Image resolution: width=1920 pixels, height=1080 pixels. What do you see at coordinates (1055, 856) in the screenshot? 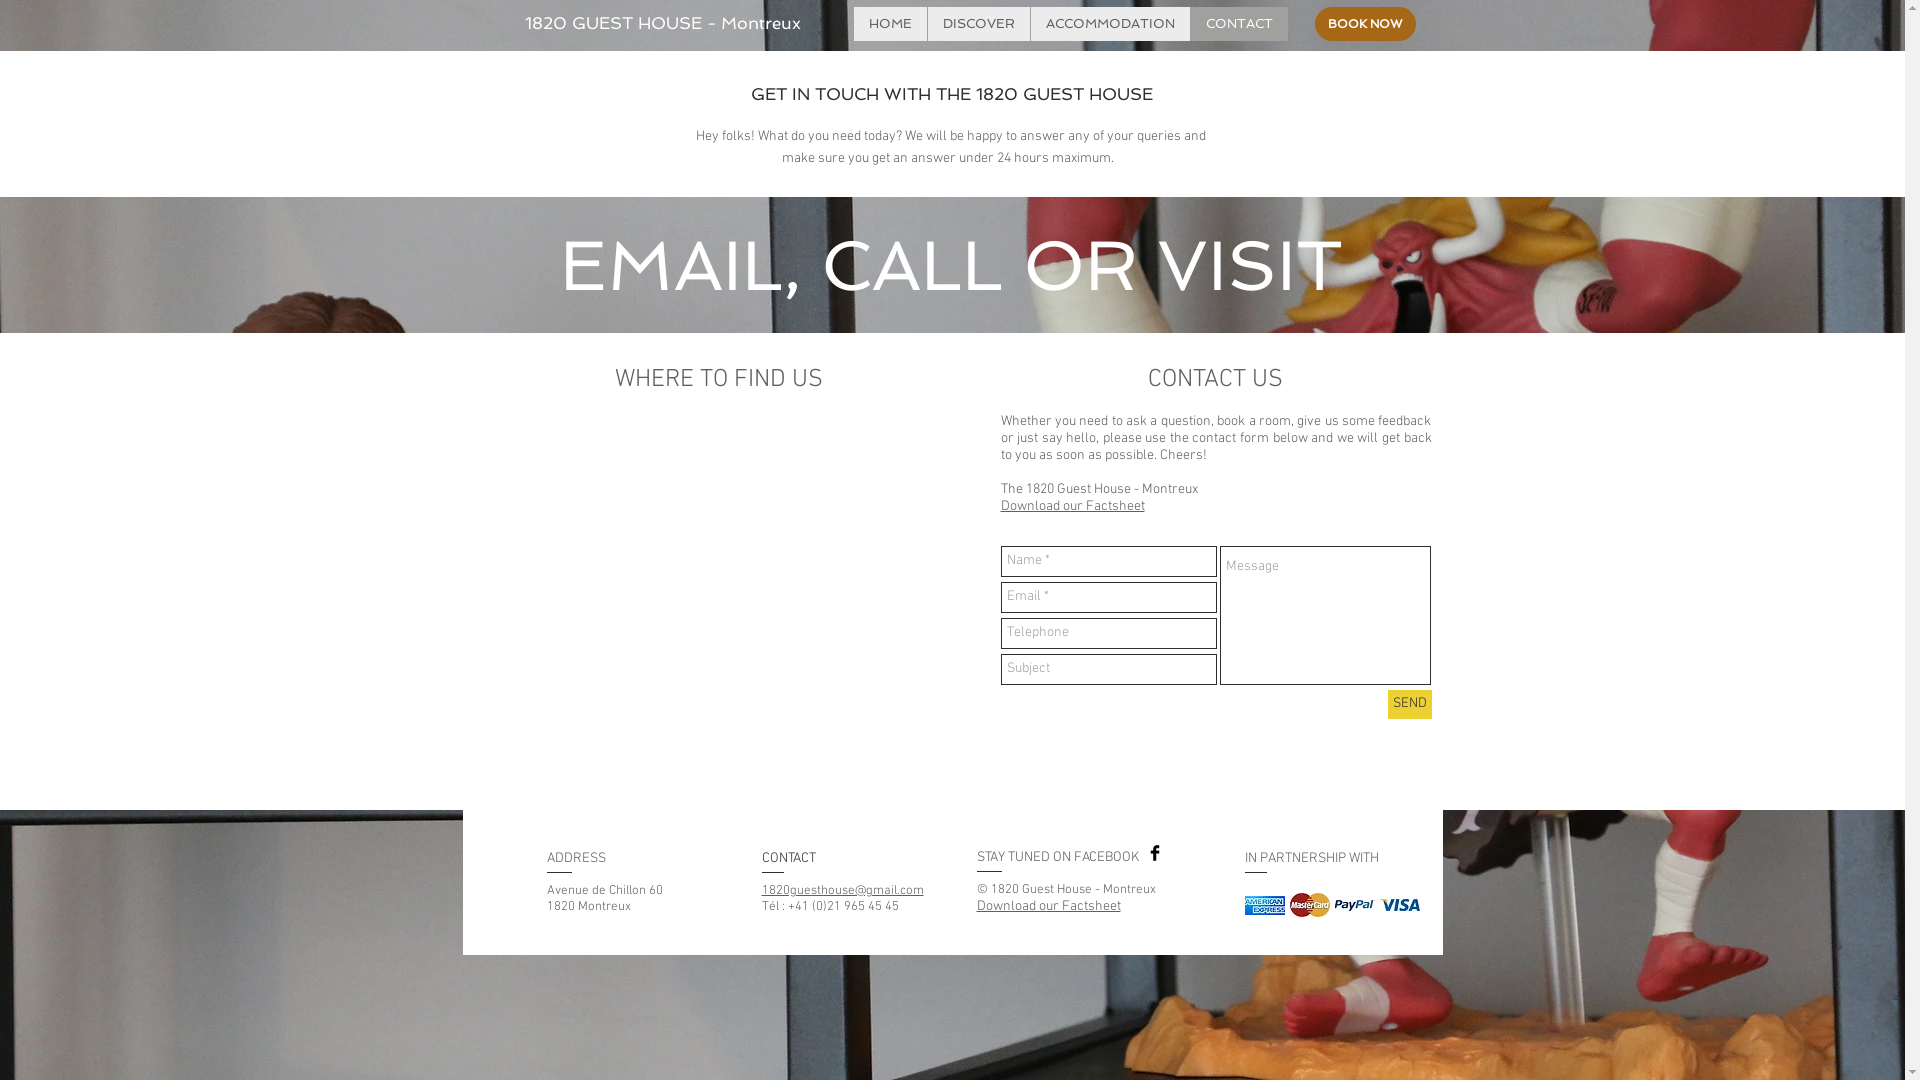
I see `'STAY TUNED ON FACEBOOK'` at bounding box center [1055, 856].